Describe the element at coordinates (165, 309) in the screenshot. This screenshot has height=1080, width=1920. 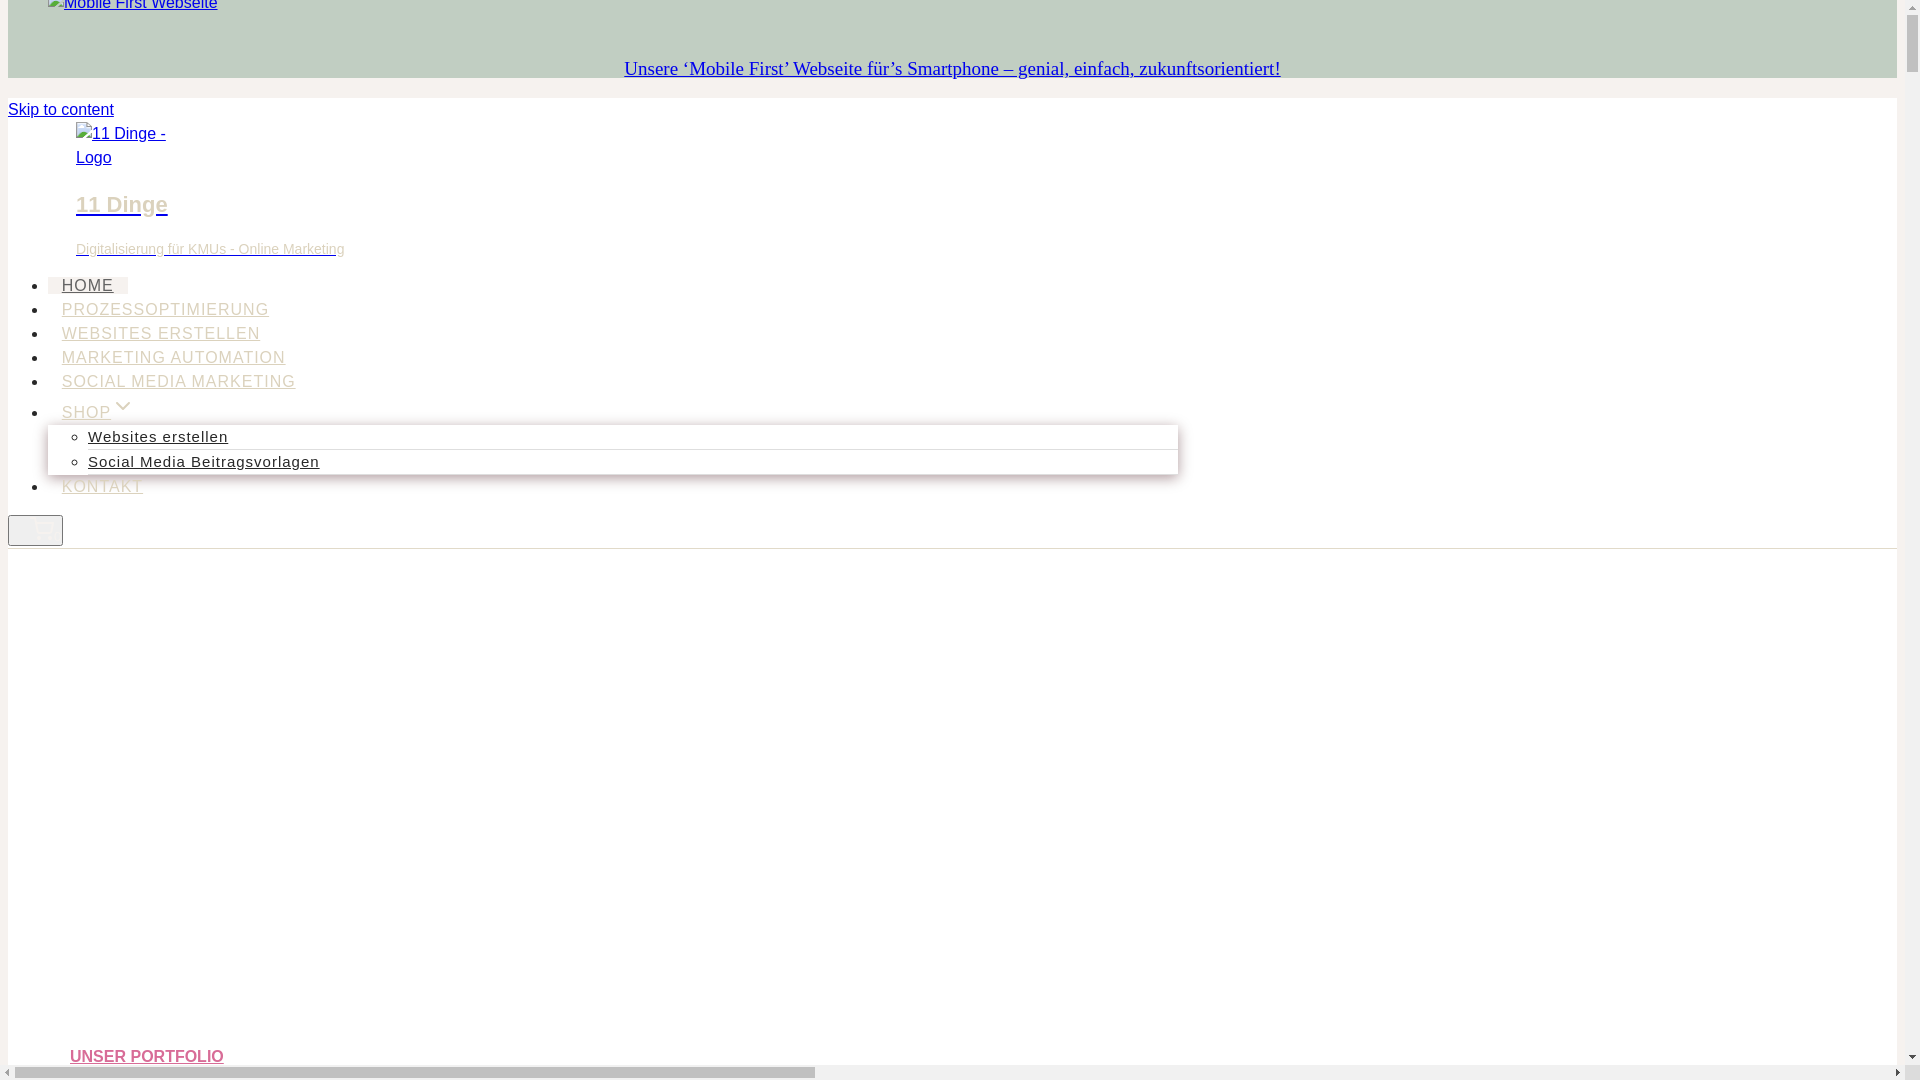
I see `'PROZESSOPTIMIERUNG'` at that location.